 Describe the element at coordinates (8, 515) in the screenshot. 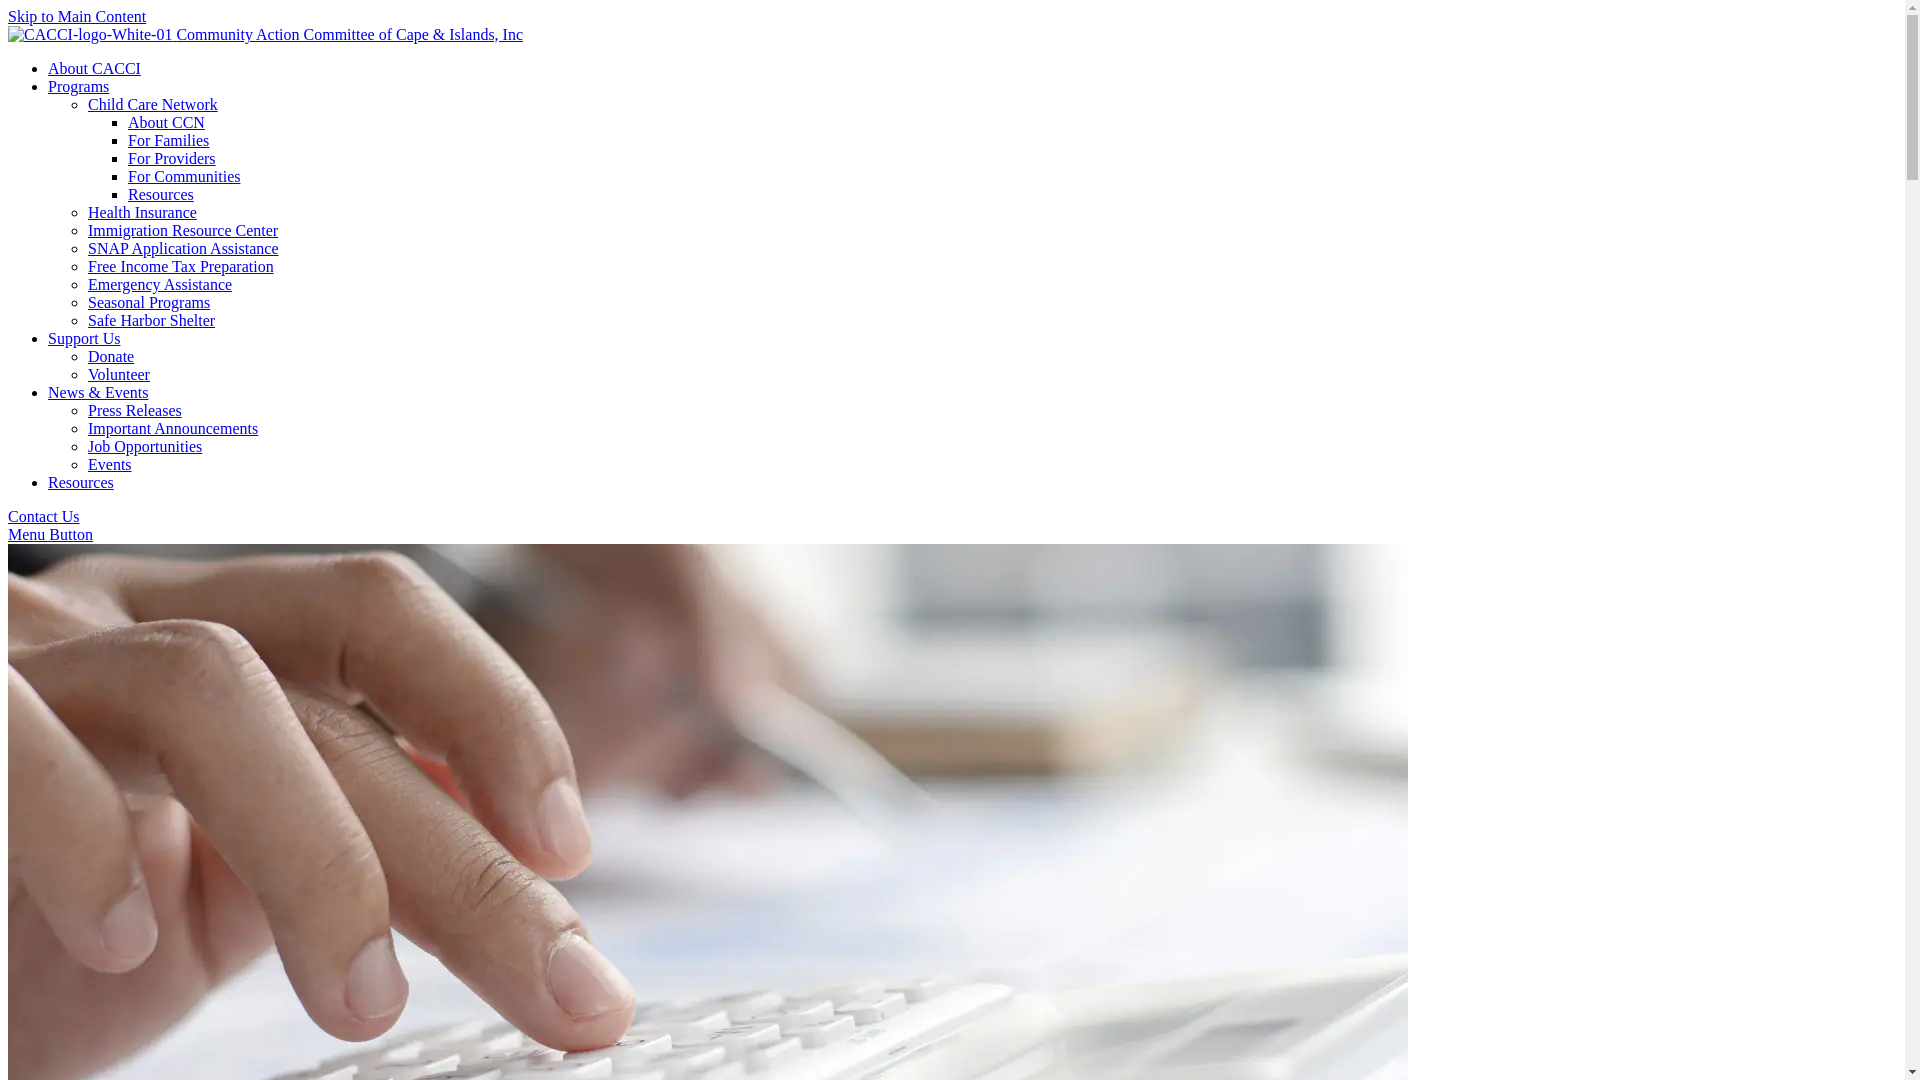

I see `'Contact Us'` at that location.